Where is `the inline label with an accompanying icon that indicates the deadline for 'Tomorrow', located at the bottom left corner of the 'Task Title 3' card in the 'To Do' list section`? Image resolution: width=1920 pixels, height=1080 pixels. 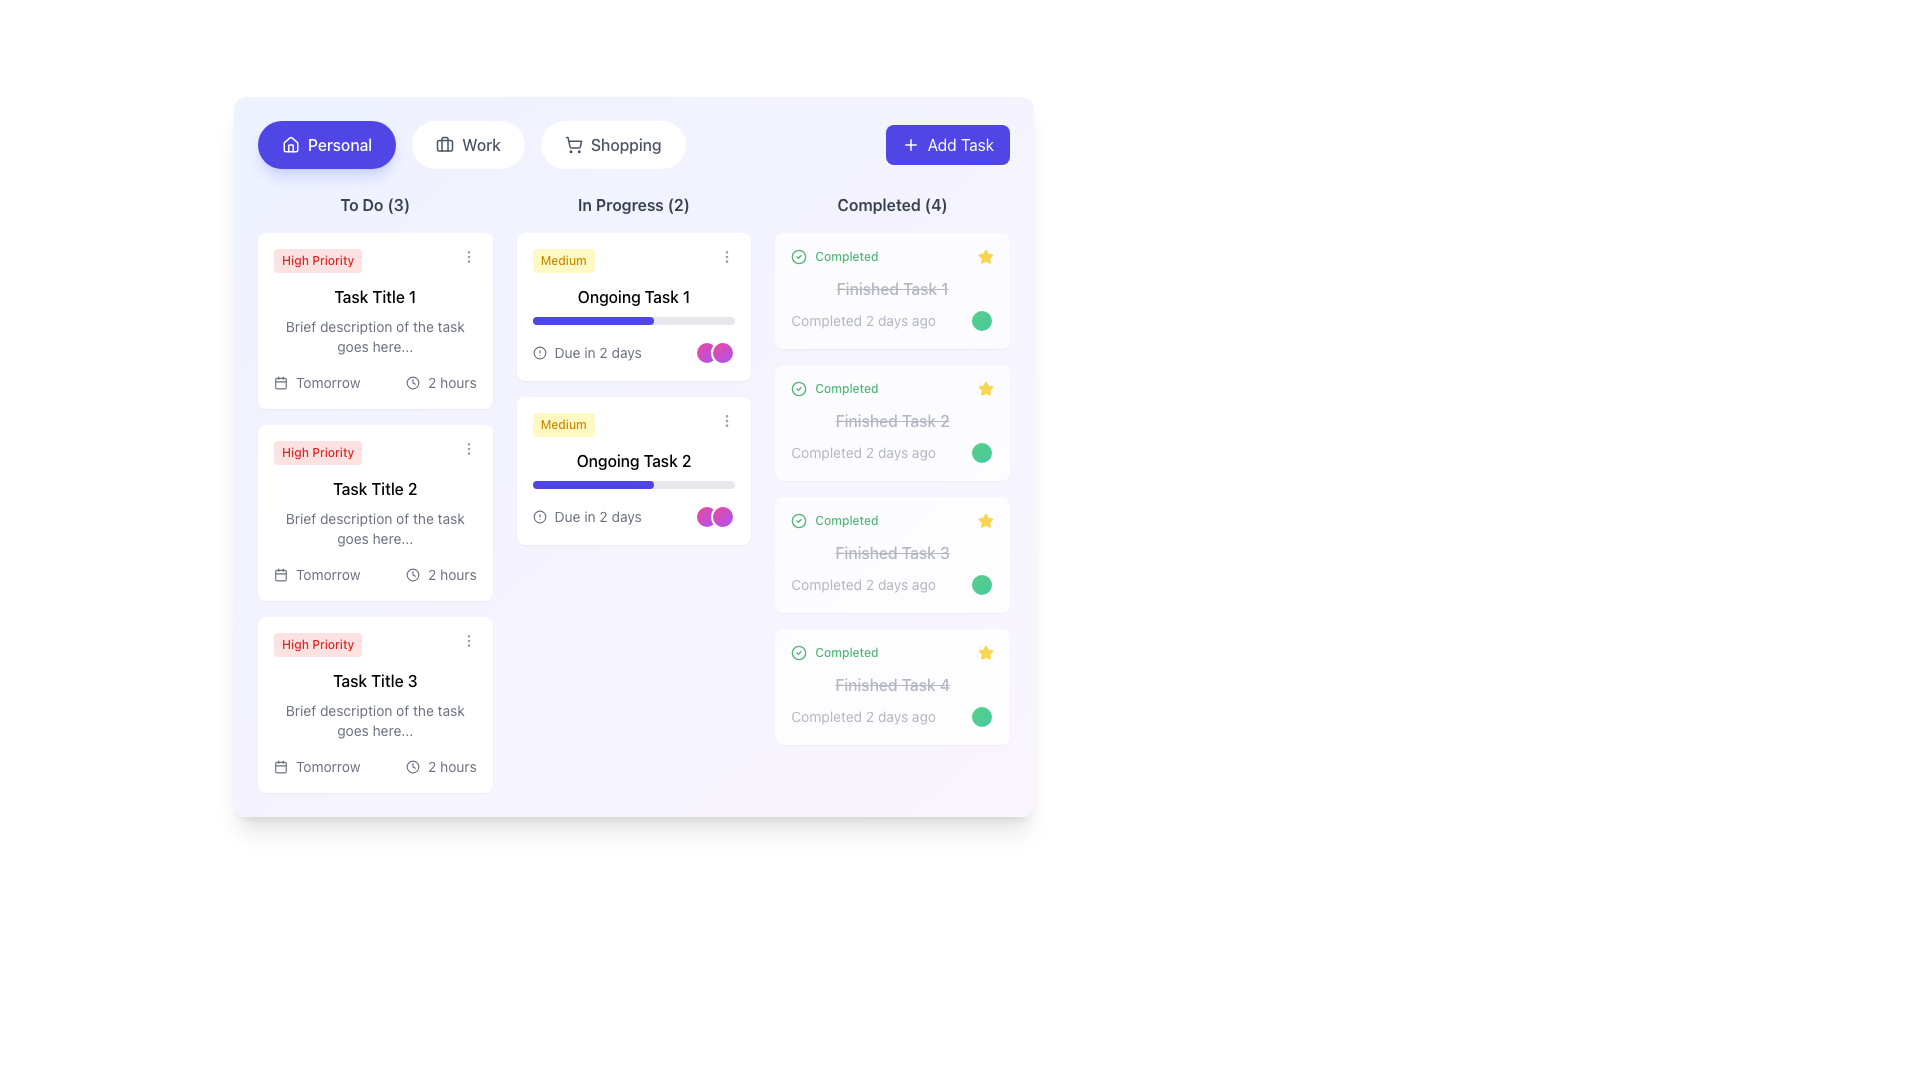
the inline label with an accompanying icon that indicates the deadline for 'Tomorrow', located at the bottom left corner of the 'Task Title 3' card in the 'To Do' list section is located at coordinates (316, 766).